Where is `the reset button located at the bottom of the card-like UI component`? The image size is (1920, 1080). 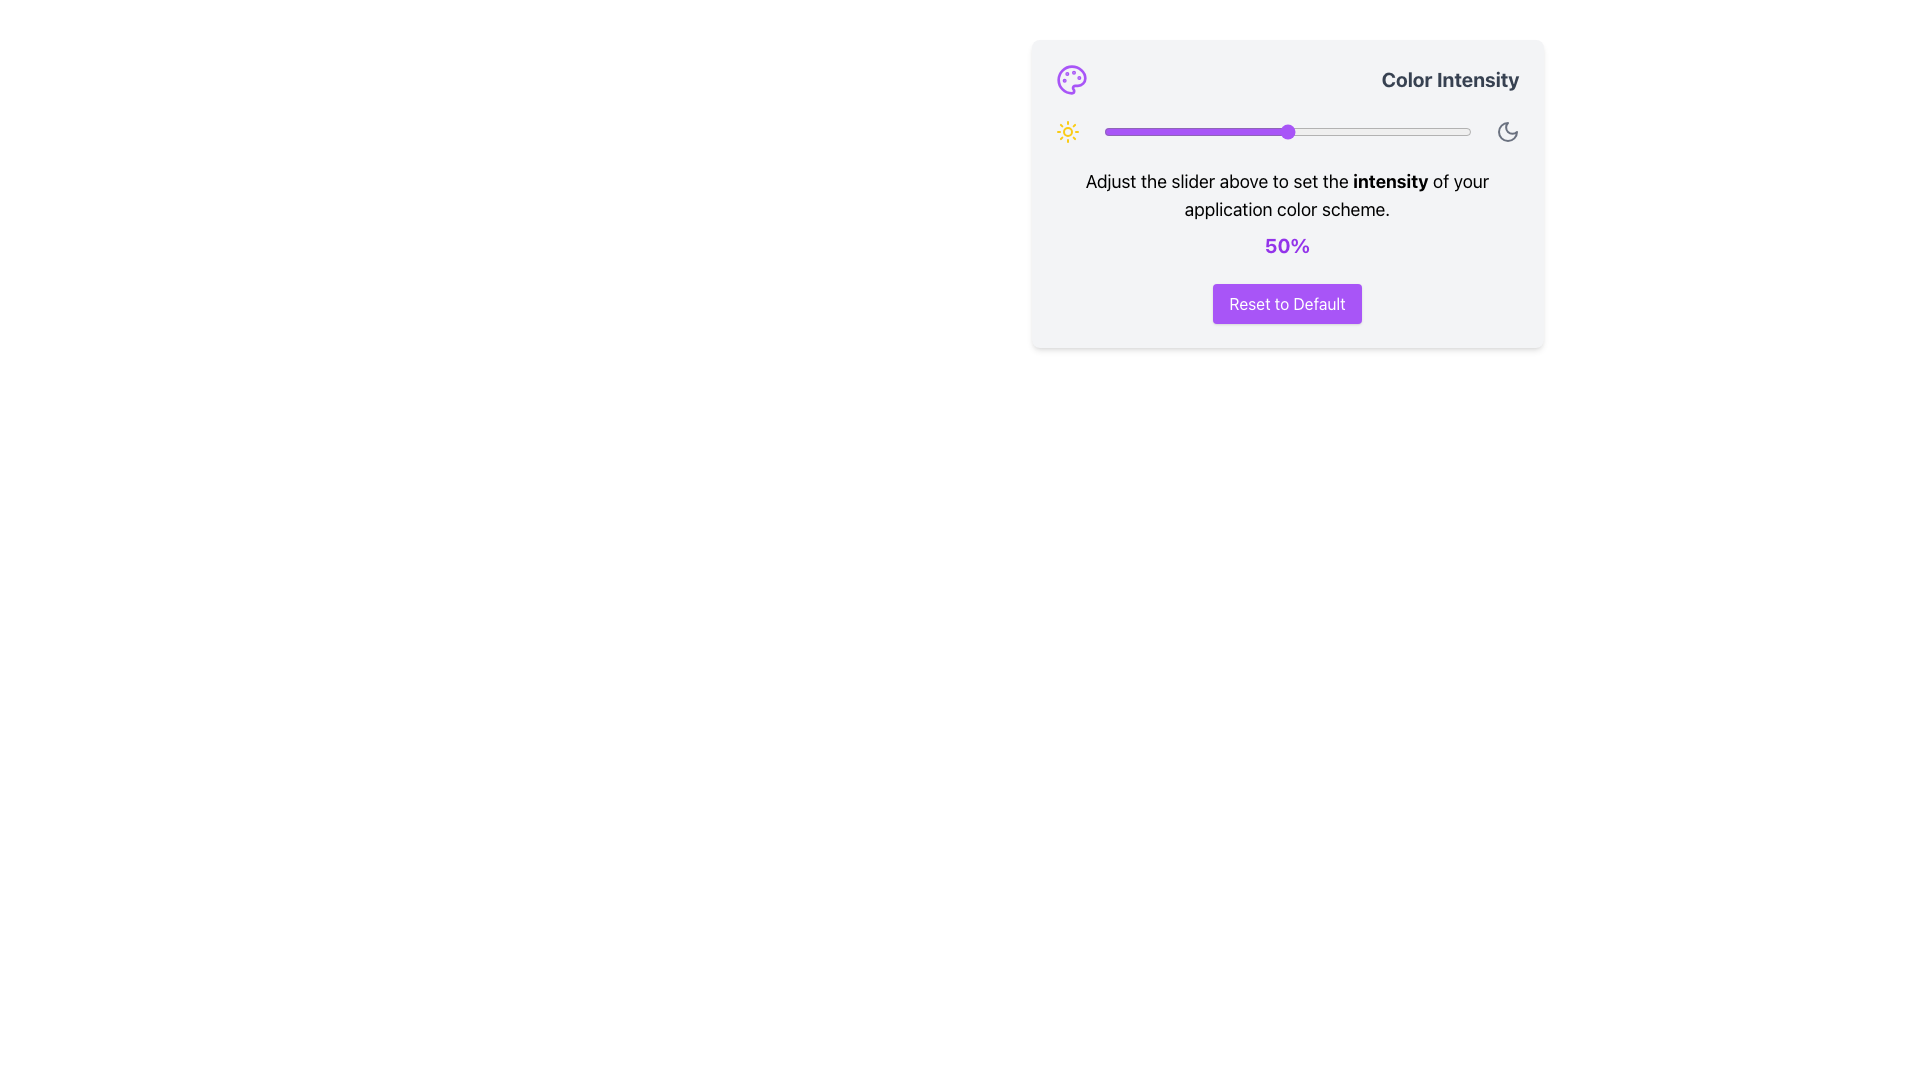
the reset button located at the bottom of the card-like UI component is located at coordinates (1287, 304).